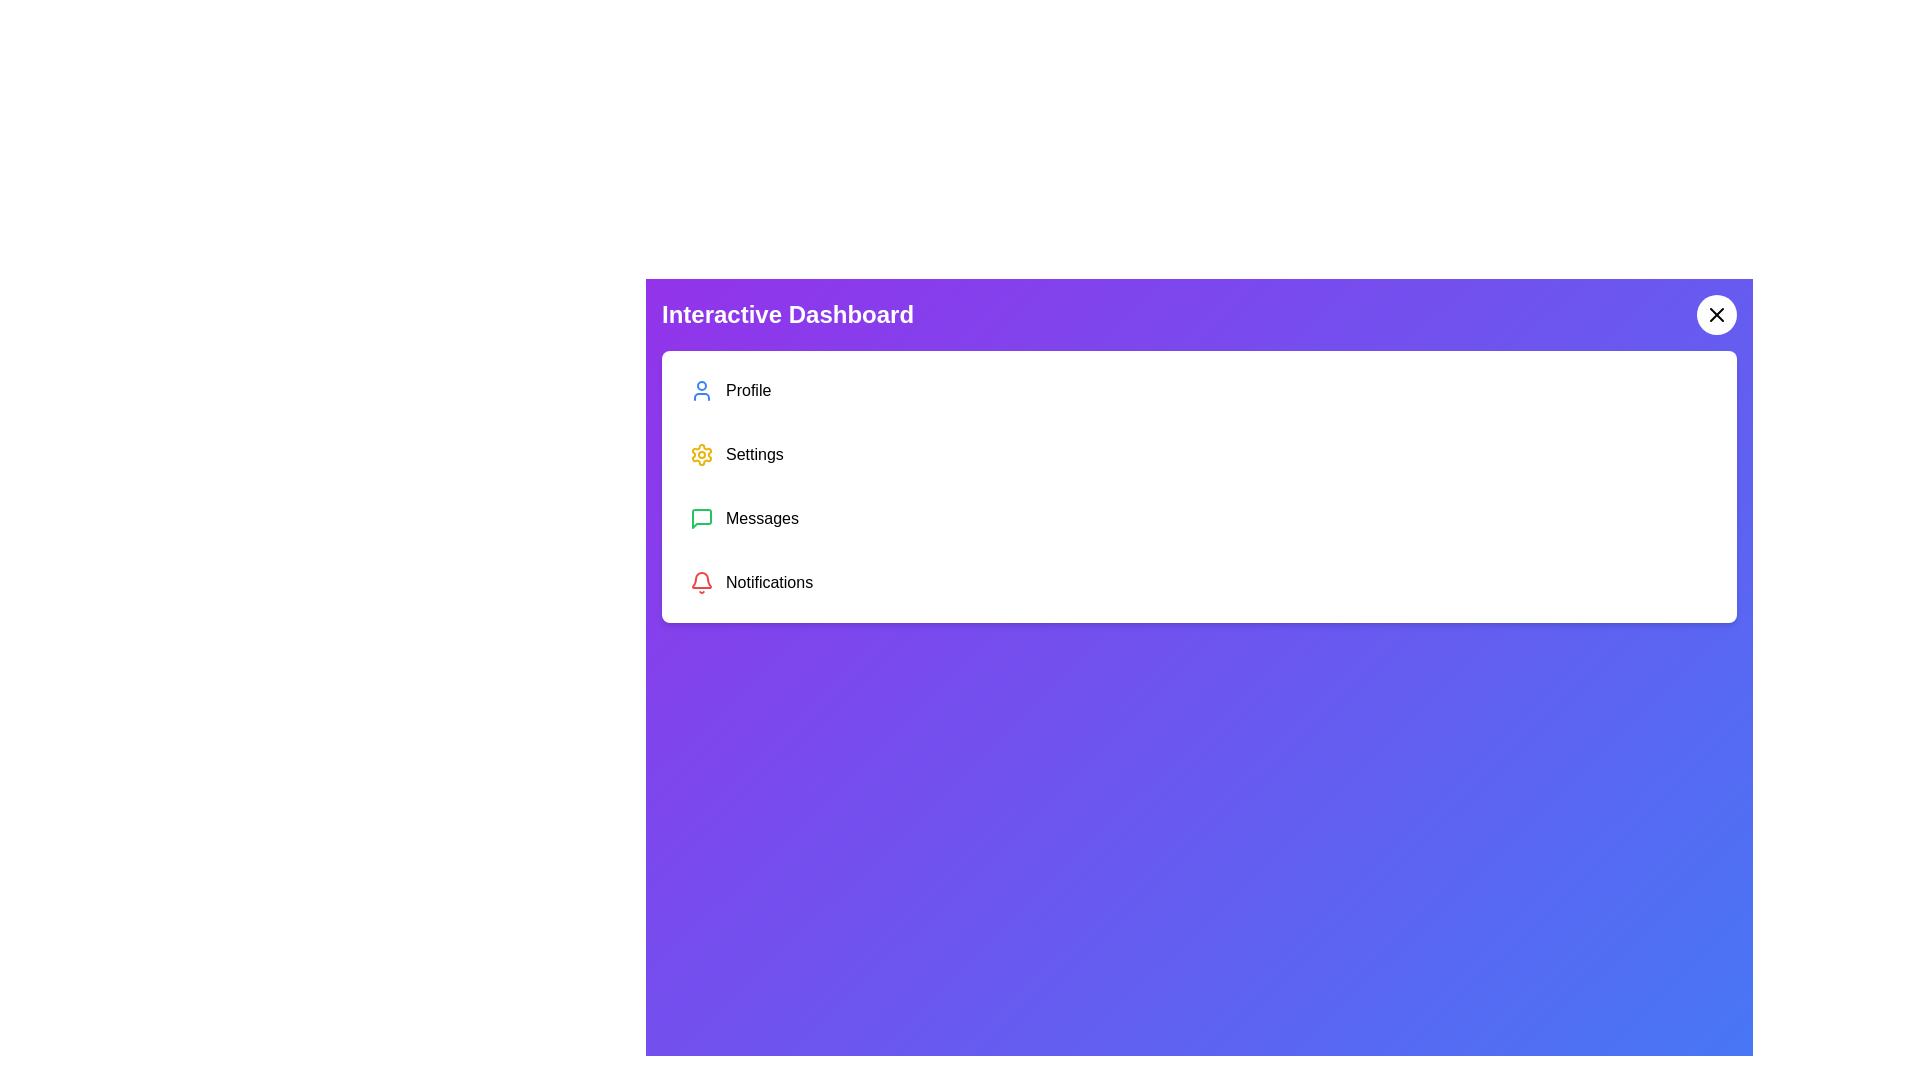  Describe the element at coordinates (701, 455) in the screenshot. I see `the settings gear icon, which is outlined in yellow and located next to the 'Settings' label in the second row of the dashboard's menu` at that location.